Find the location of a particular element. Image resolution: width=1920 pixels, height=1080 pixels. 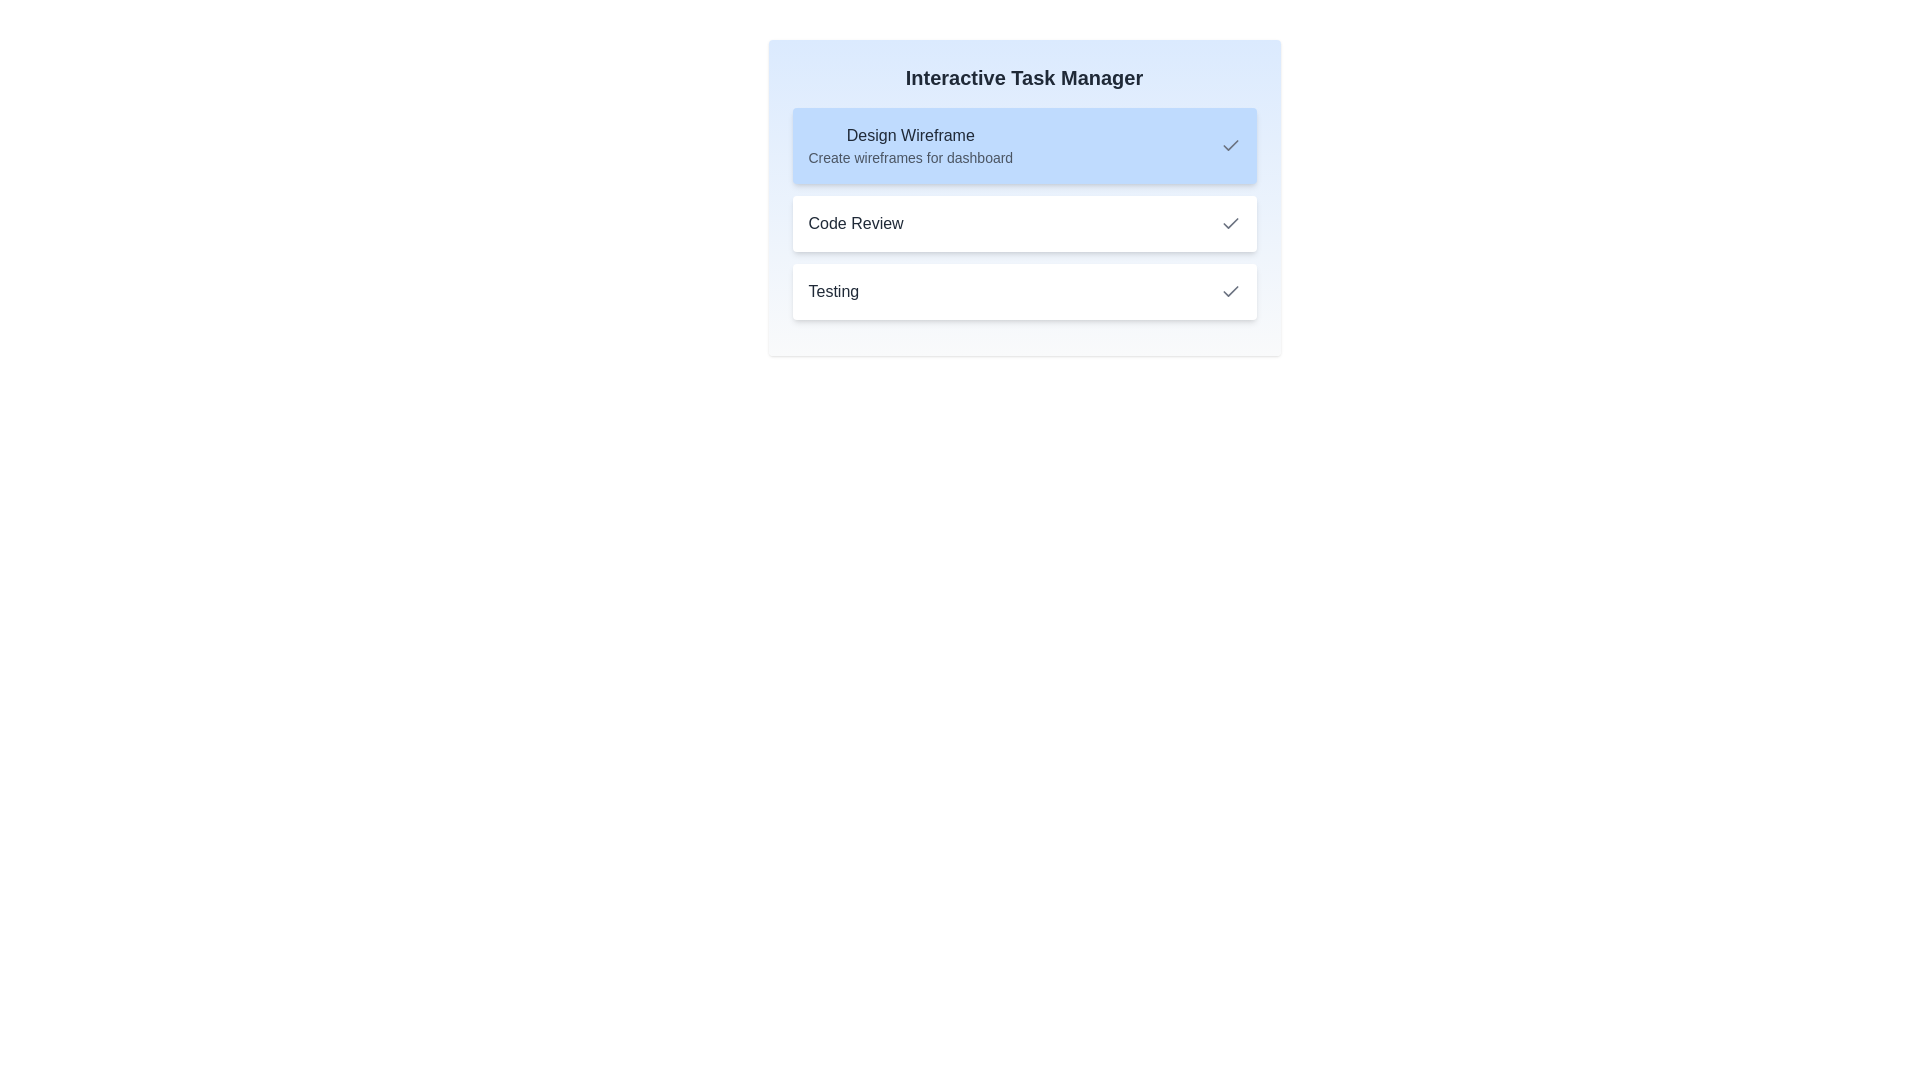

the task Code Review to see its details is located at coordinates (1024, 223).